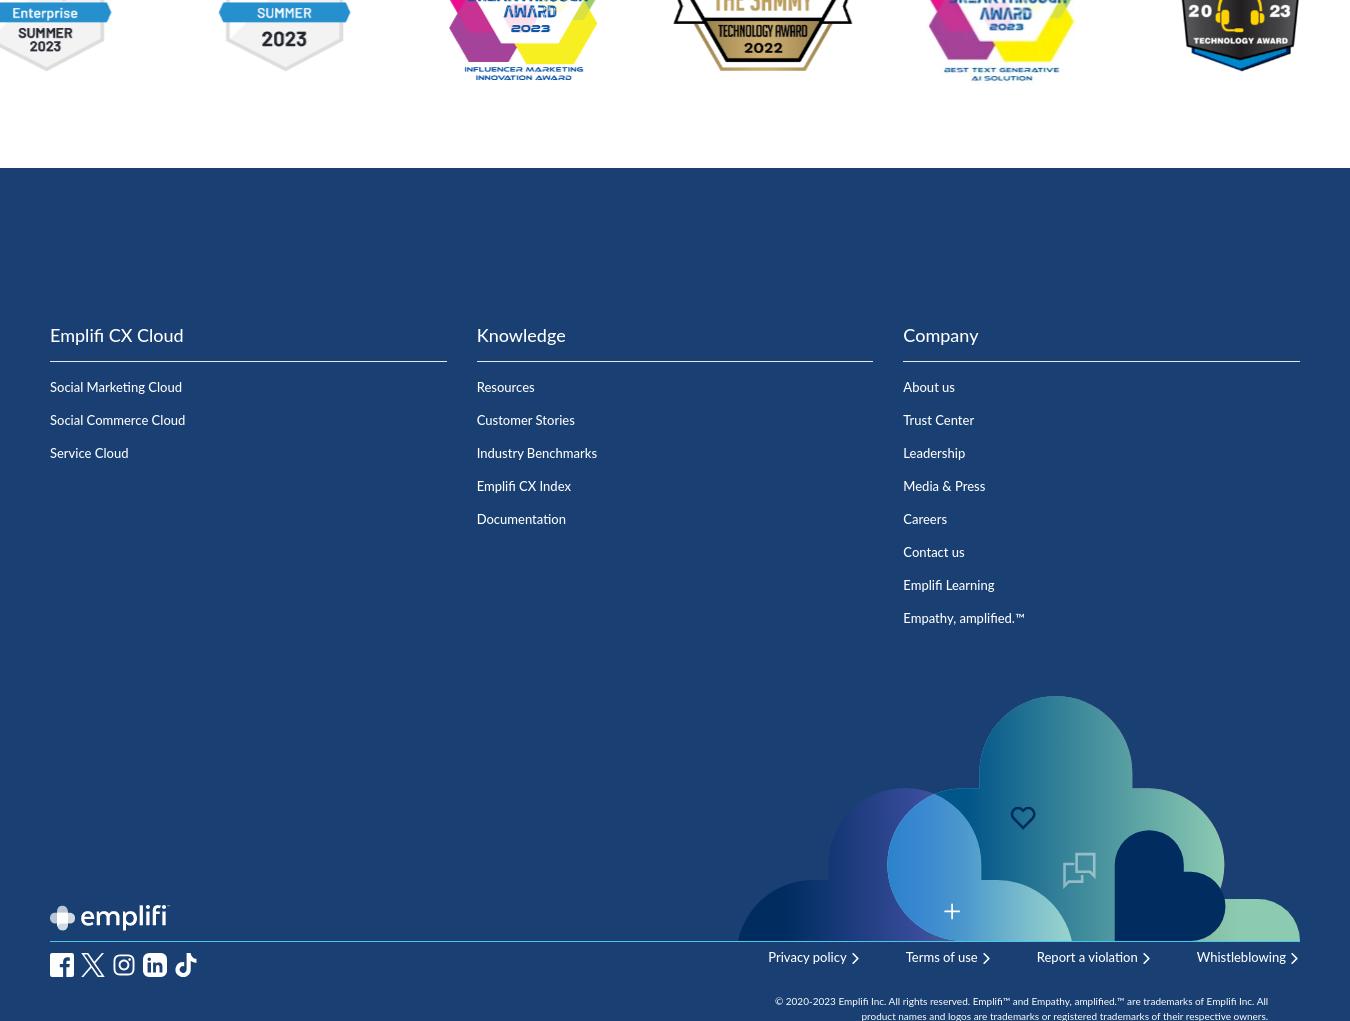 The image size is (1350, 1021). I want to click on 'Leadership', so click(902, 453).